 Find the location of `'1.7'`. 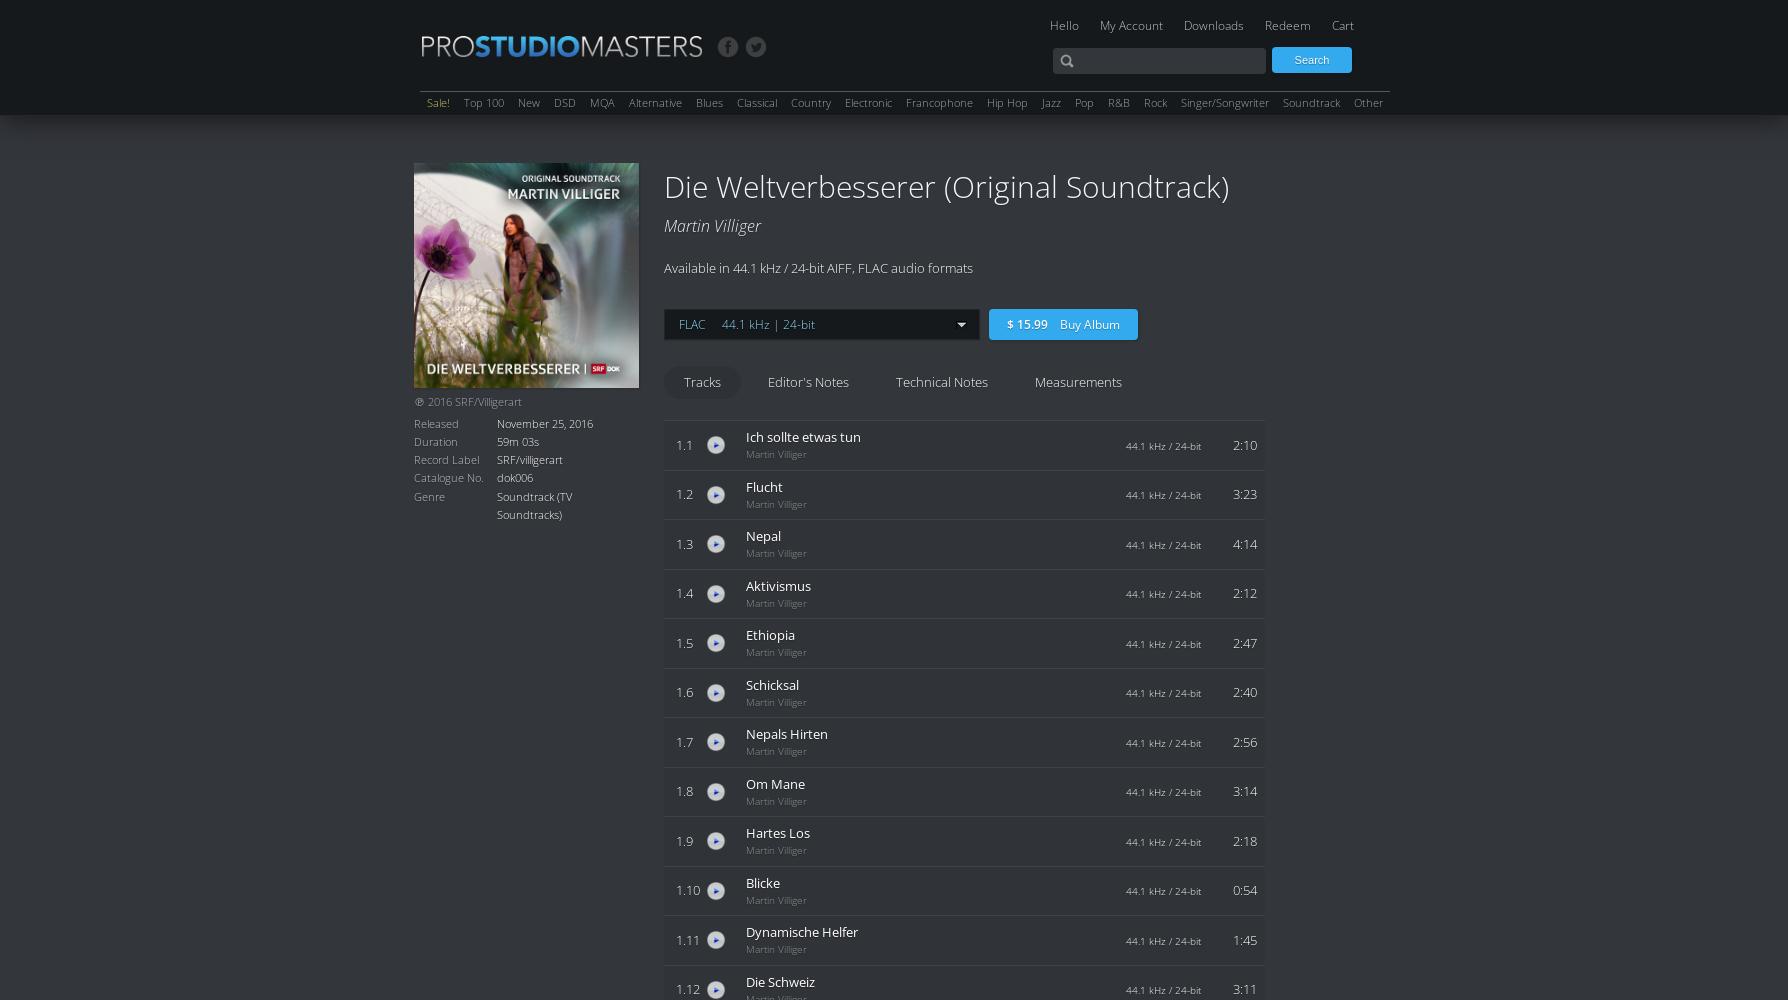

'1.7' is located at coordinates (675, 740).